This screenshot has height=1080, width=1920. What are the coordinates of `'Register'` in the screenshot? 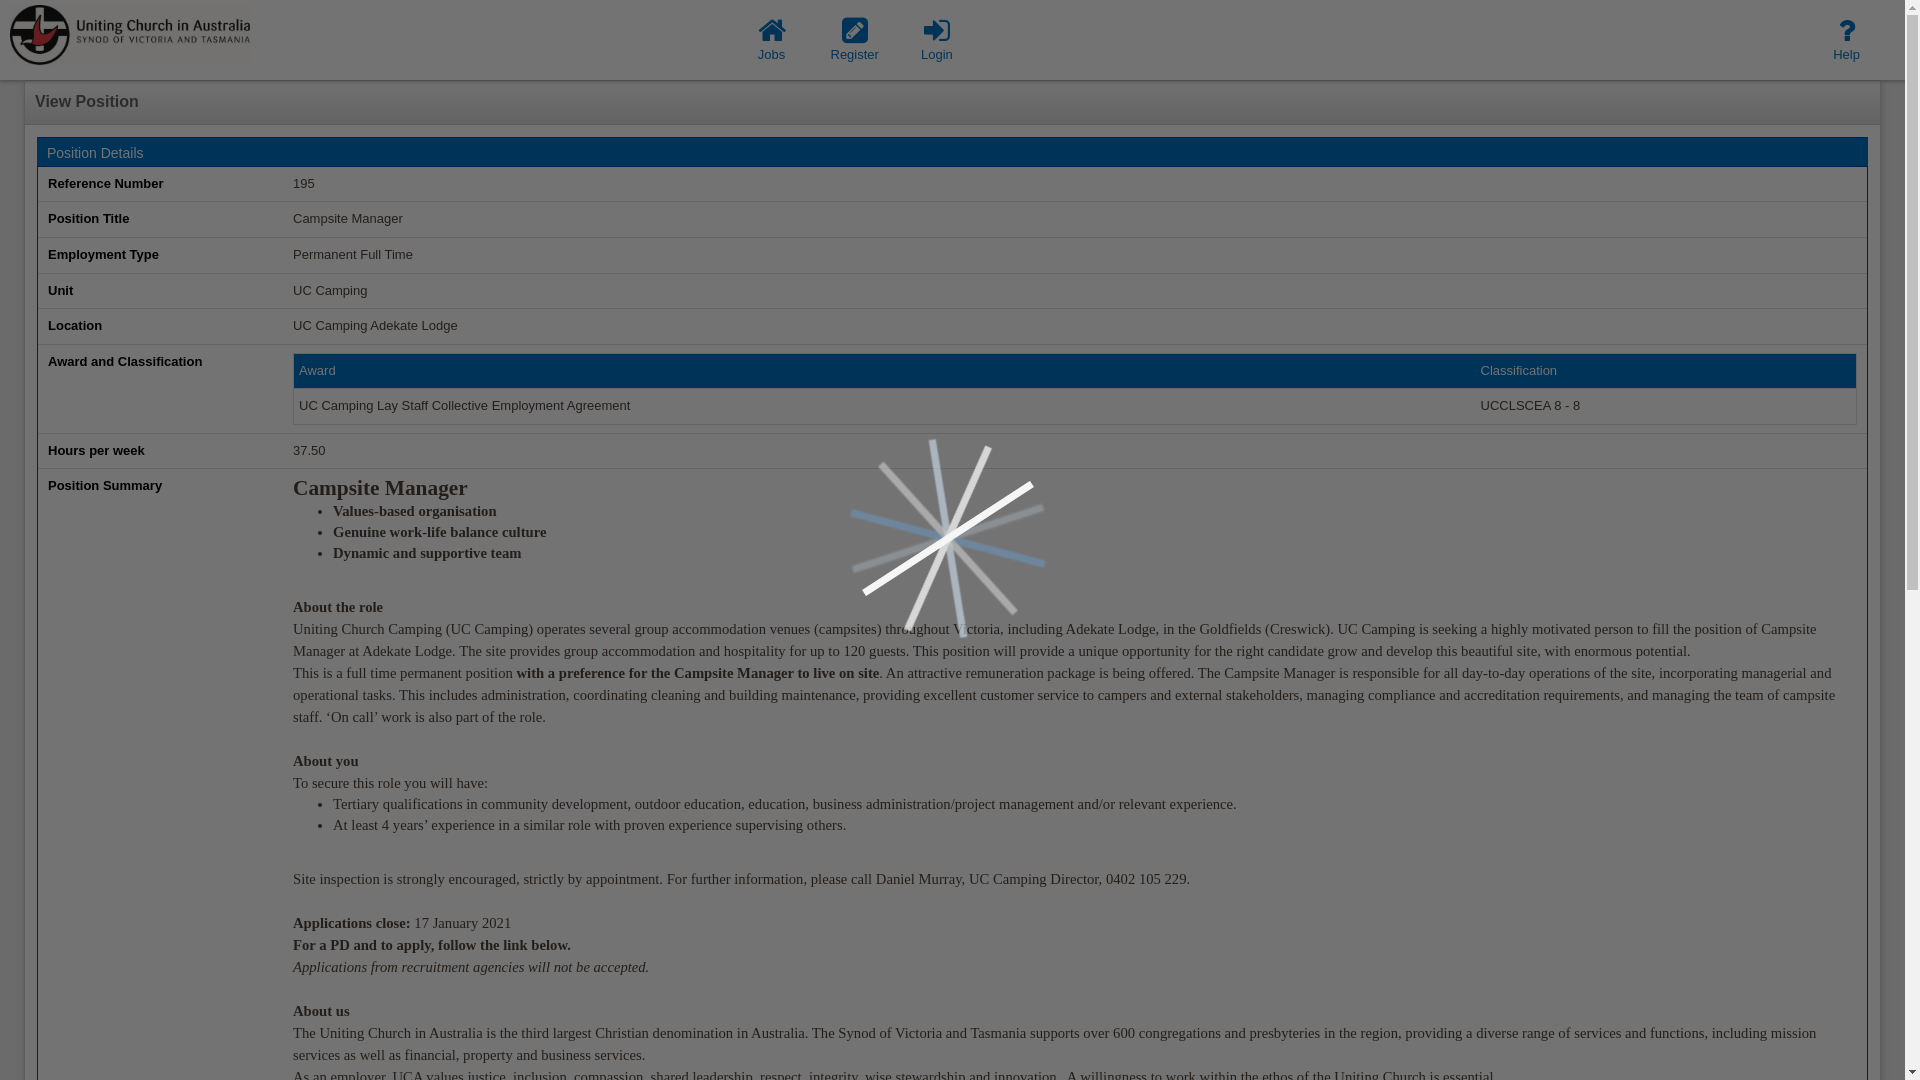 It's located at (854, 39).